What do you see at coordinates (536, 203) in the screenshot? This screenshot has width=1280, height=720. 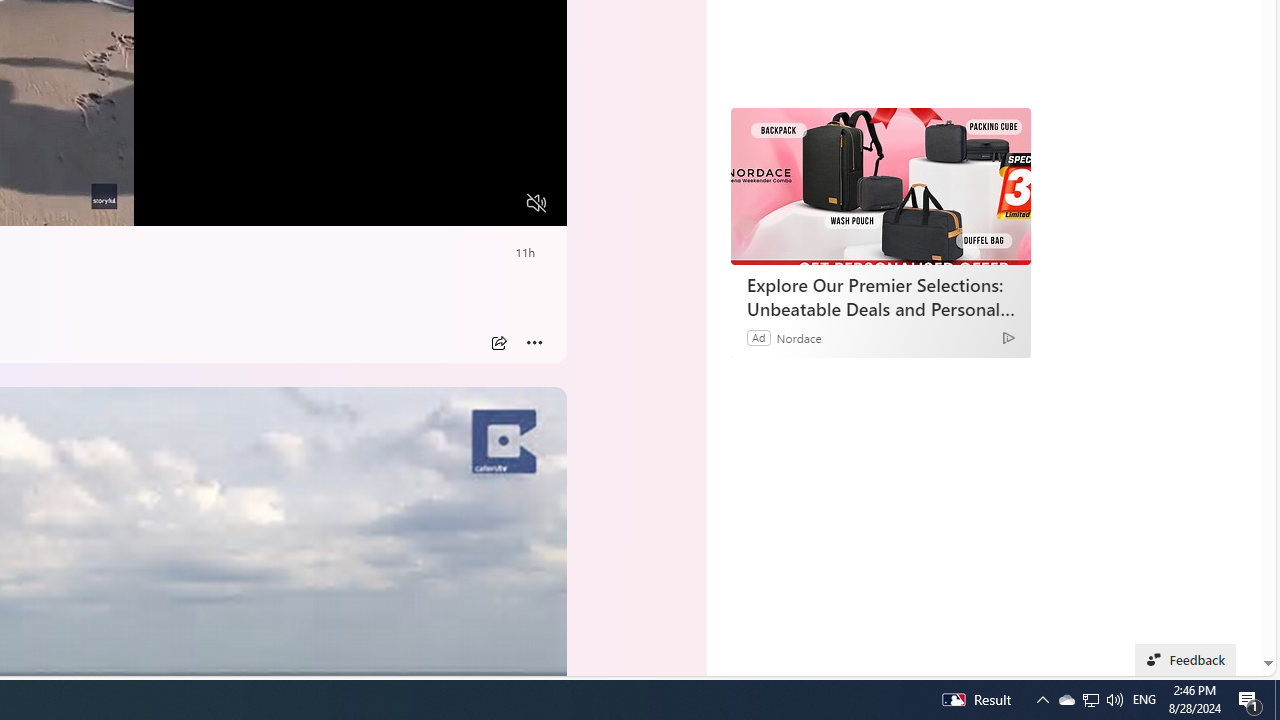 I see `'Unmute'` at bounding box center [536, 203].